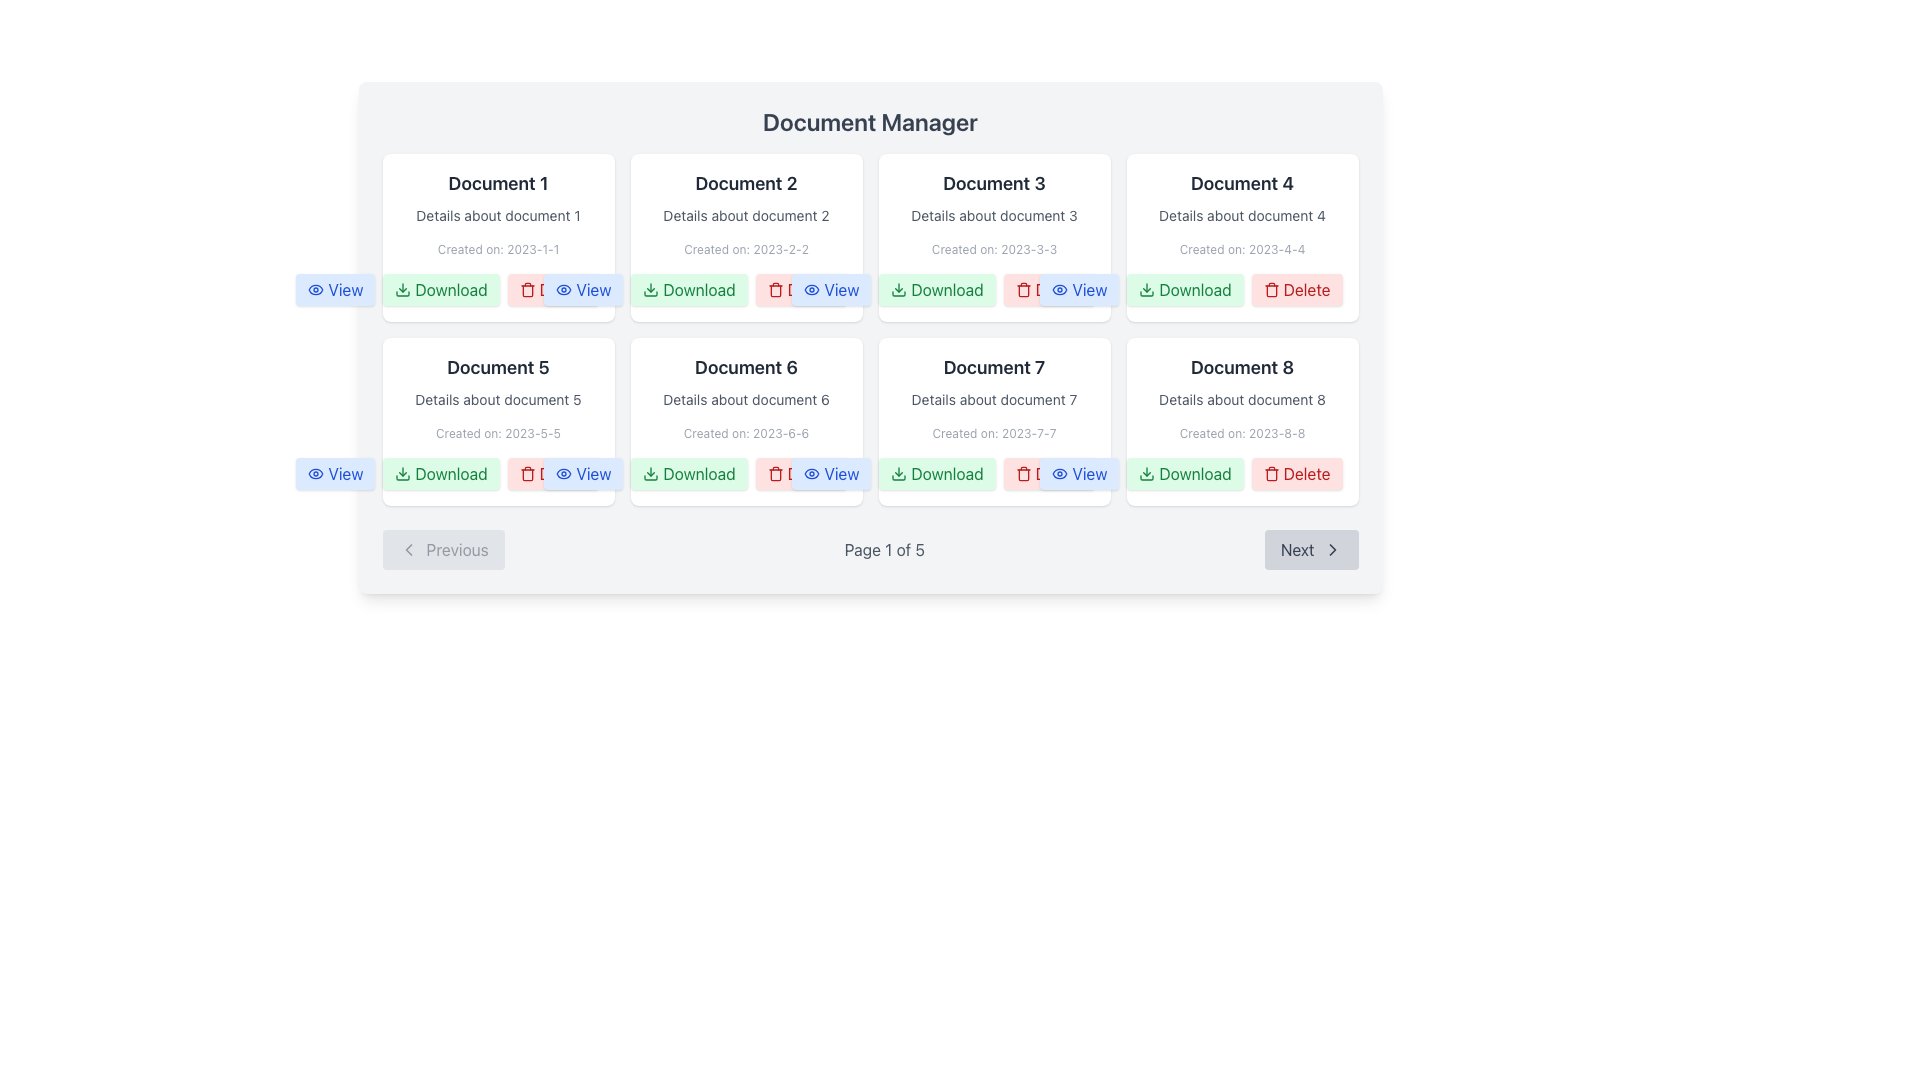 This screenshot has width=1920, height=1080. What do you see at coordinates (689, 474) in the screenshot?
I see `the 'Download' button with a green background and rounded corners to initiate the download for 'Document 6'` at bounding box center [689, 474].